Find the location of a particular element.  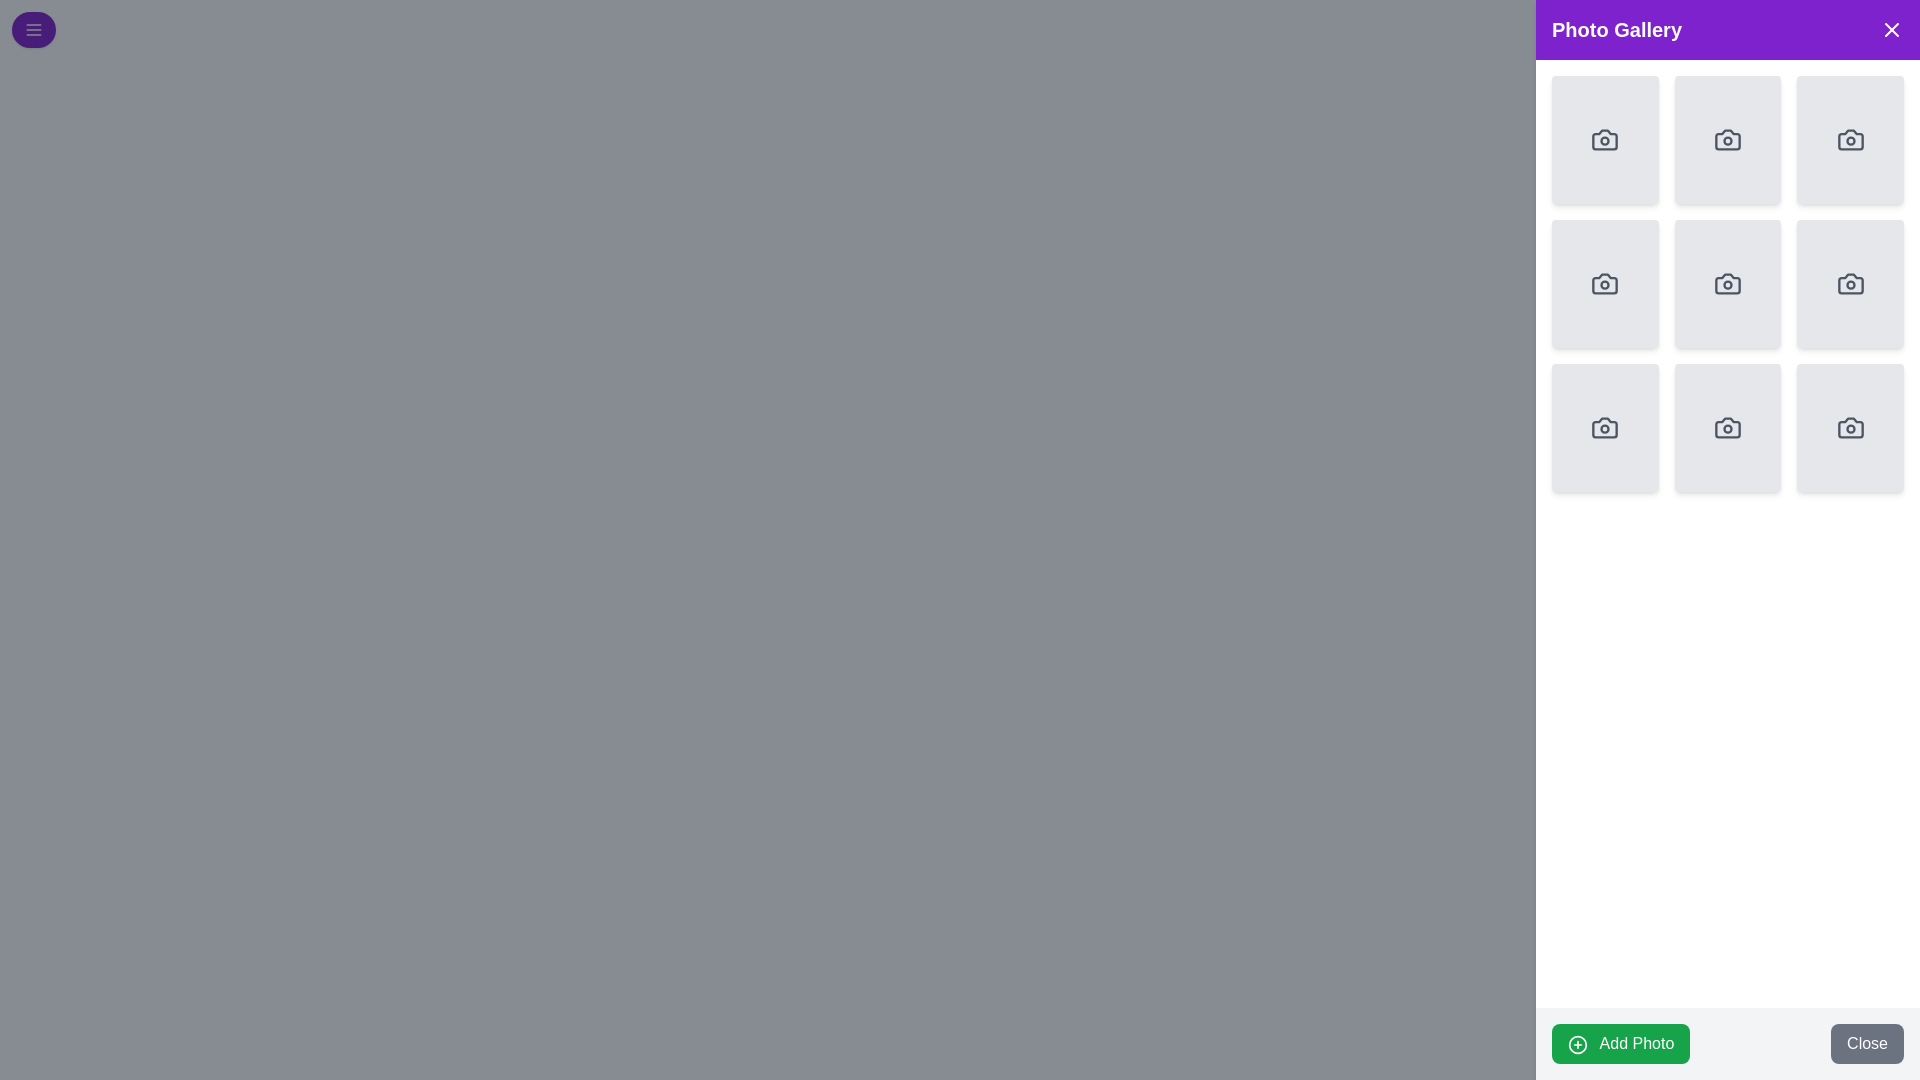

the 'Add Photo' button located at the bottom left of the Photo Gallery panel to change its color is located at coordinates (1621, 1043).